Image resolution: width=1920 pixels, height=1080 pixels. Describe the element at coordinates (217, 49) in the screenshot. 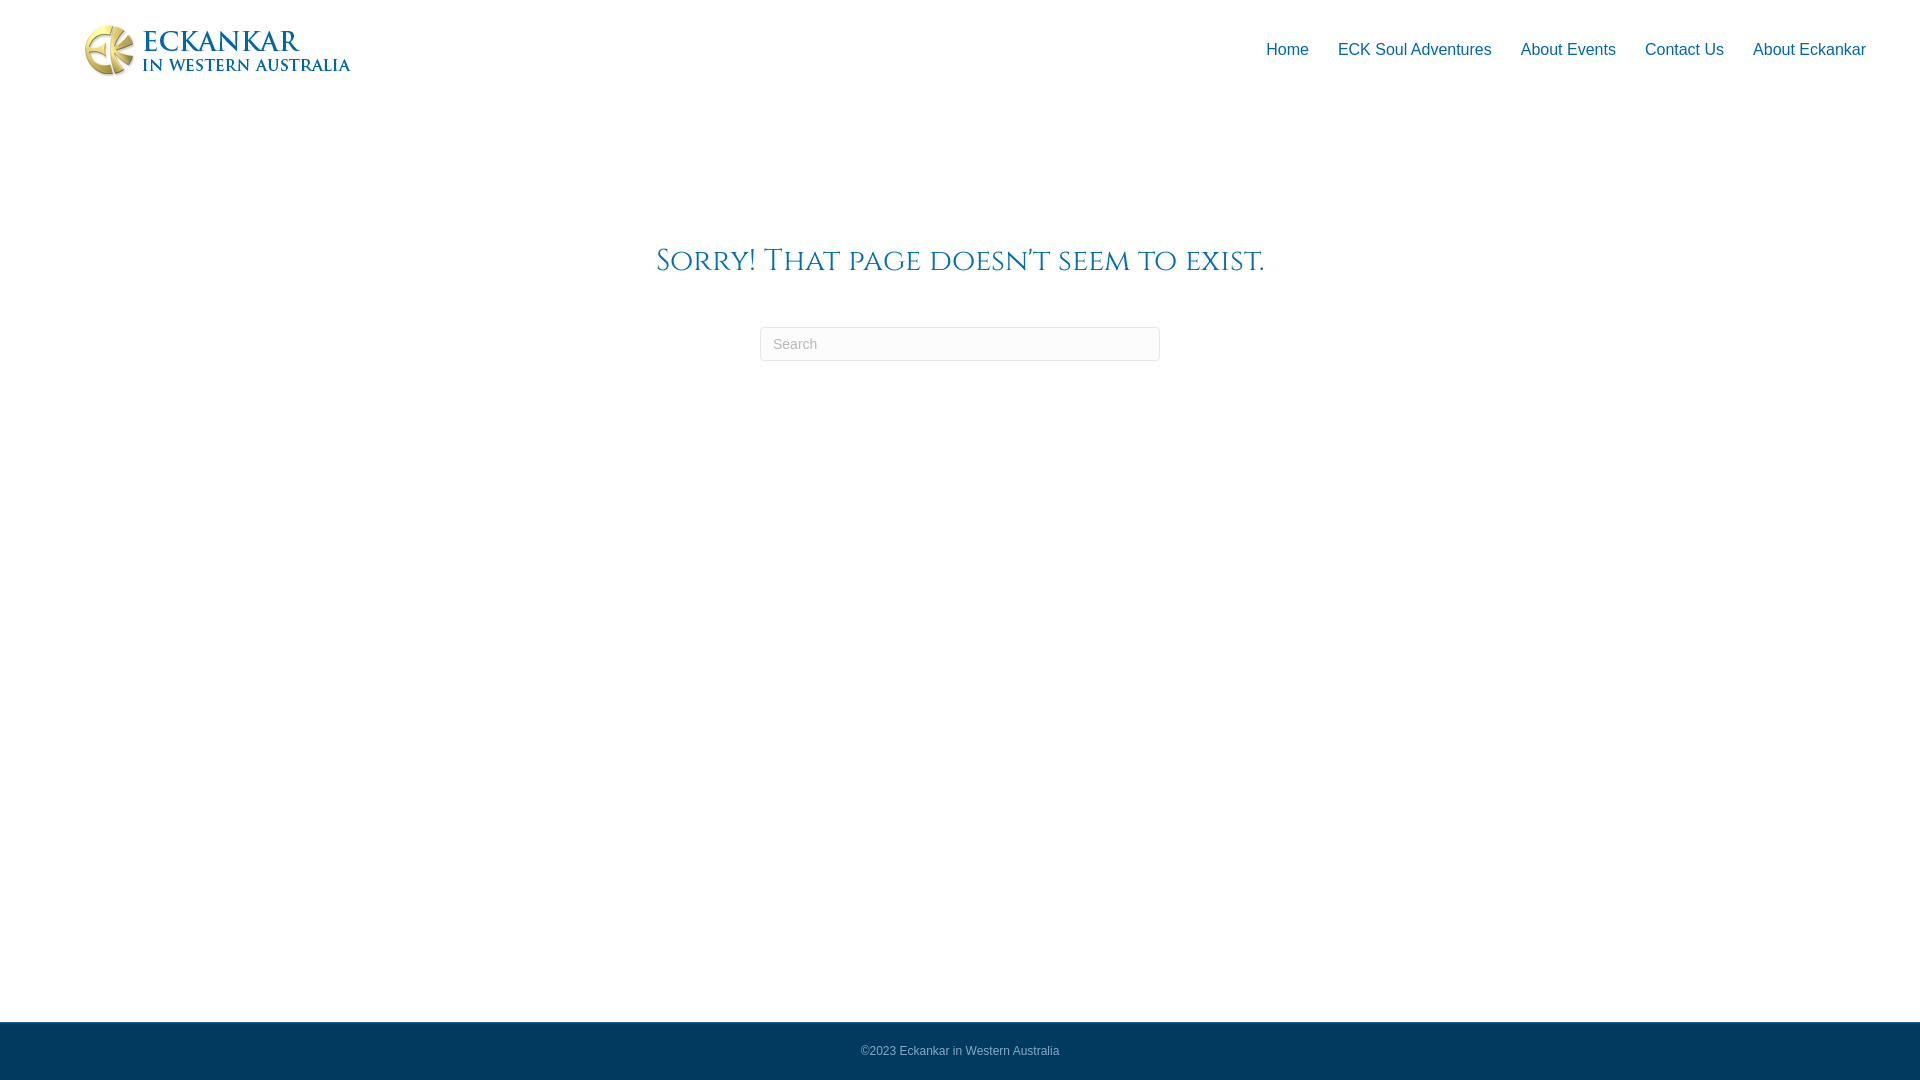

I see `'logo'` at that location.